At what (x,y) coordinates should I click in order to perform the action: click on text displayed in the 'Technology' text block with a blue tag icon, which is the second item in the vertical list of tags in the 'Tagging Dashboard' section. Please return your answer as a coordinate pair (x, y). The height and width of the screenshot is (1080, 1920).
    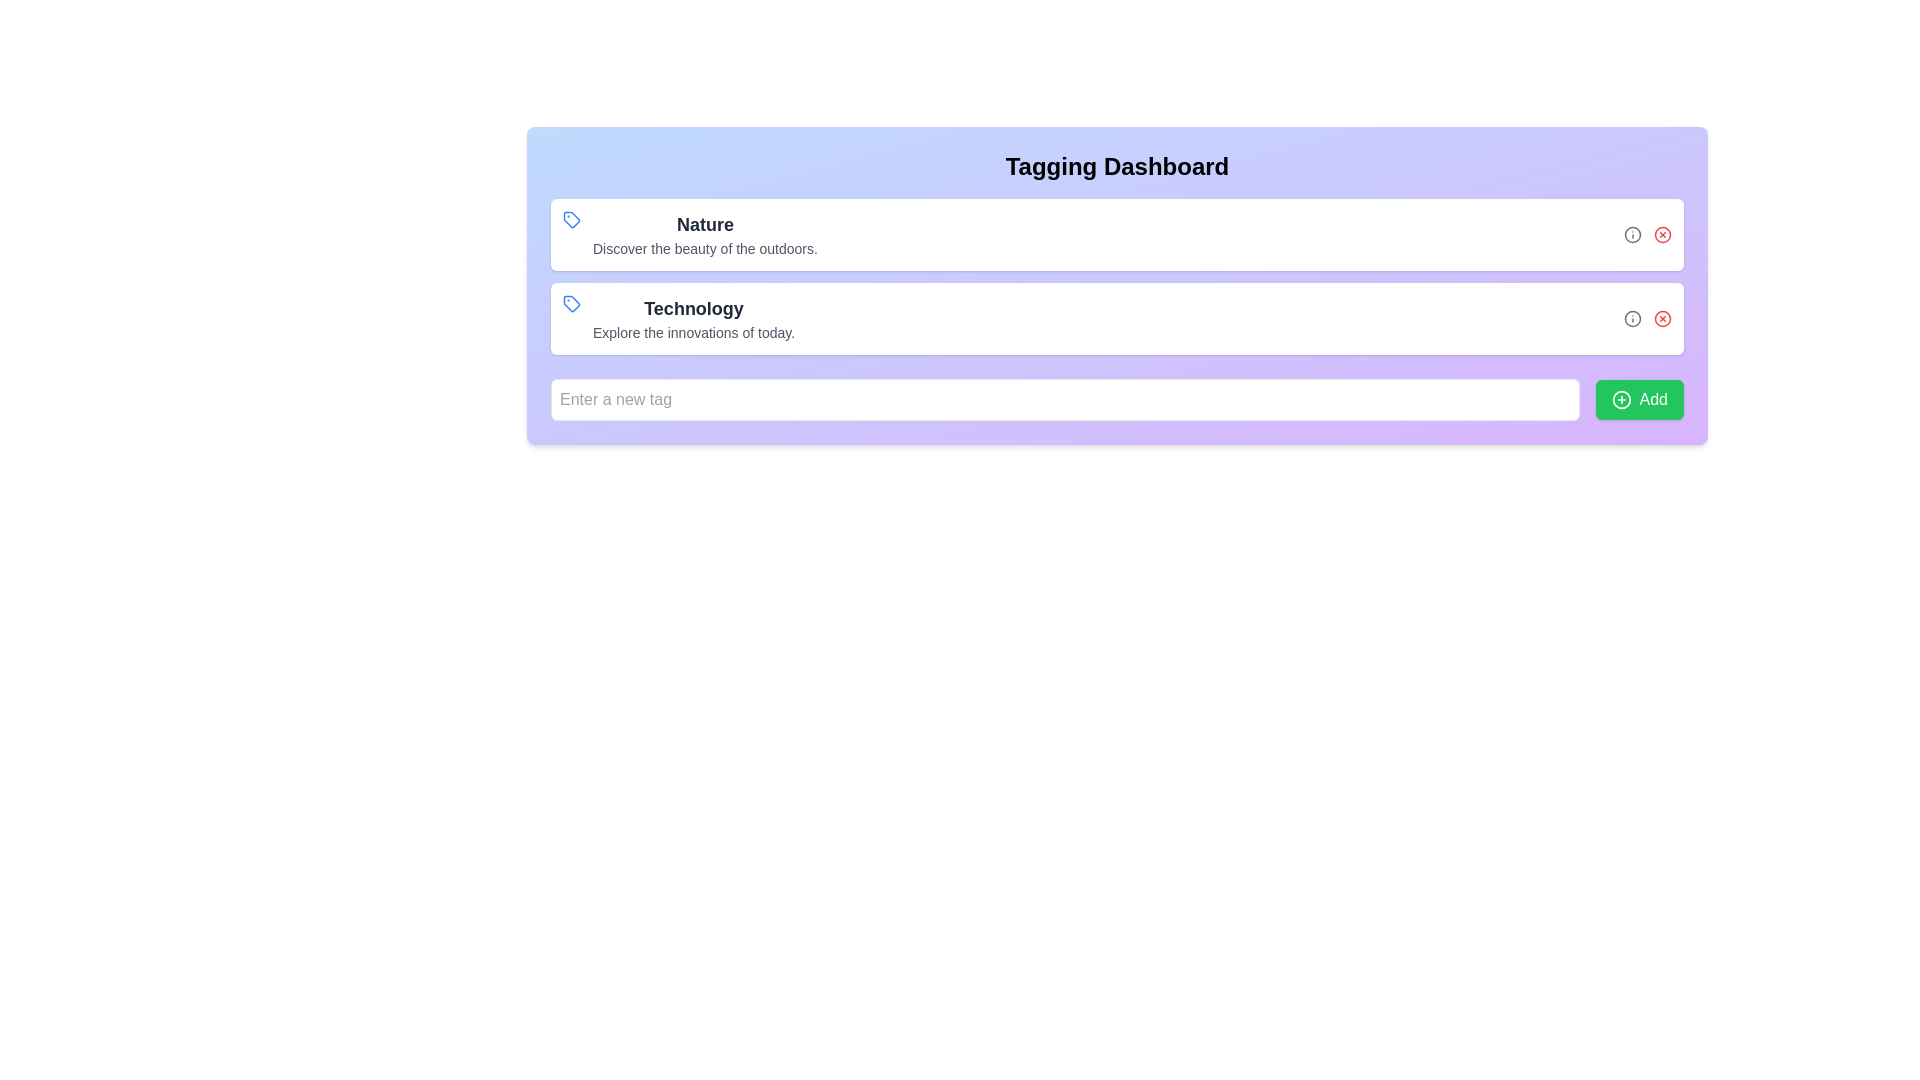
    Looking at the image, I should click on (679, 318).